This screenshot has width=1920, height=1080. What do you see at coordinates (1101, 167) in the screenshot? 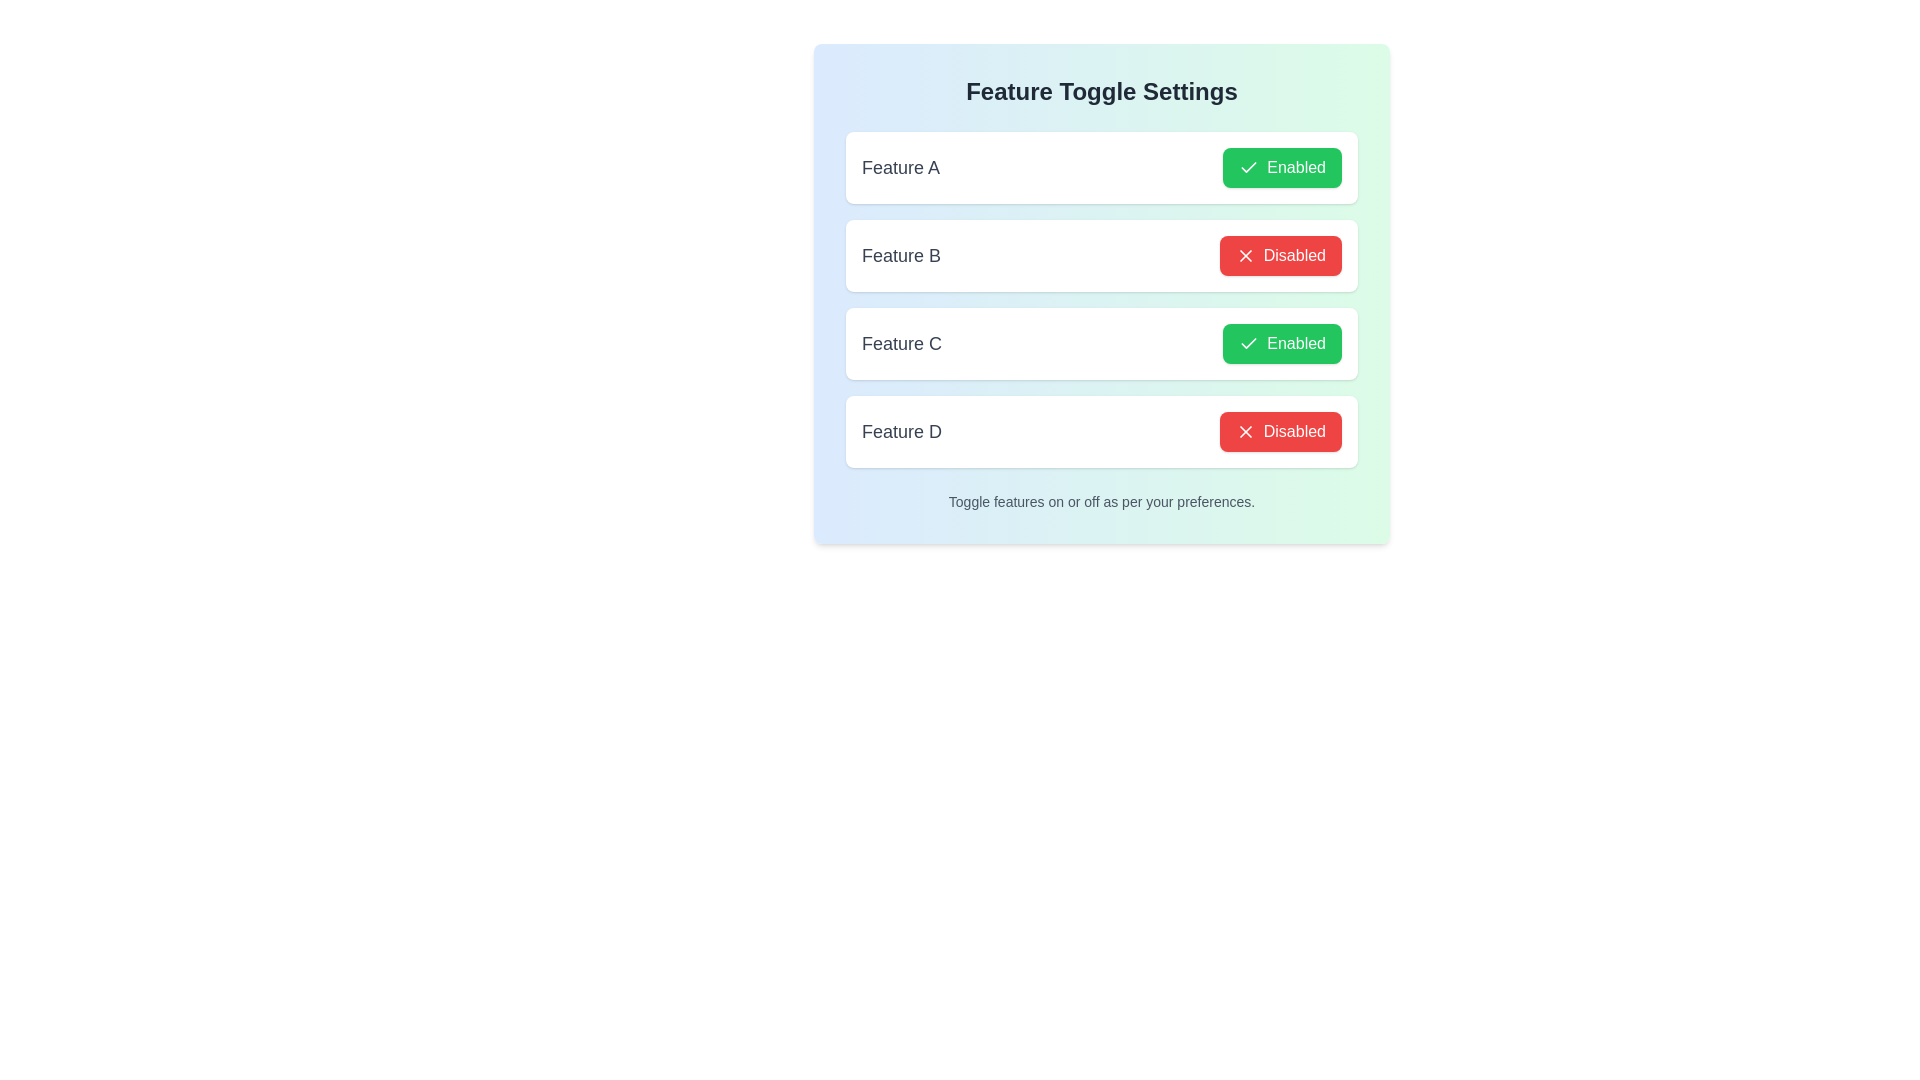
I see `the first list item with toggle control labeled 'Feature A' that has a green button indicating 'Enabled'` at bounding box center [1101, 167].